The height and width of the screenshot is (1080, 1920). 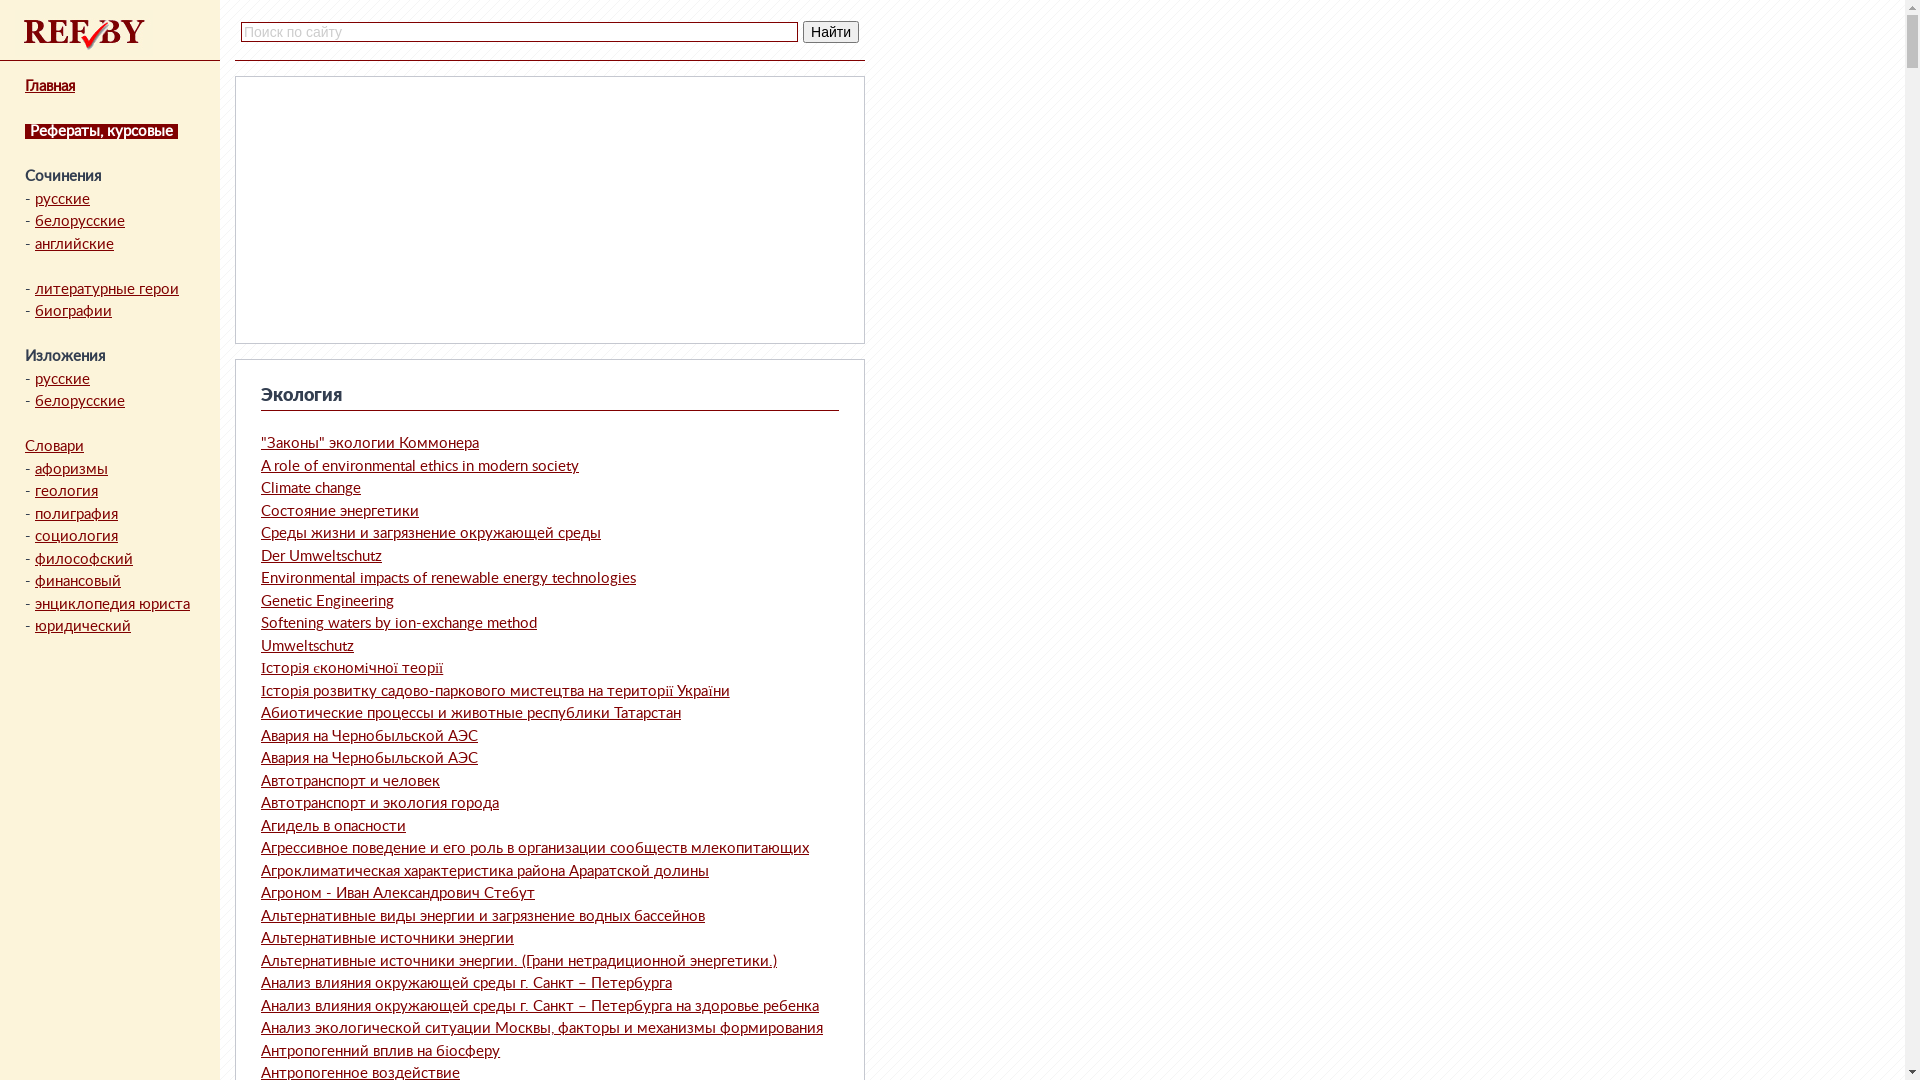 I want to click on 'Advertisement', so click(x=393, y=209).